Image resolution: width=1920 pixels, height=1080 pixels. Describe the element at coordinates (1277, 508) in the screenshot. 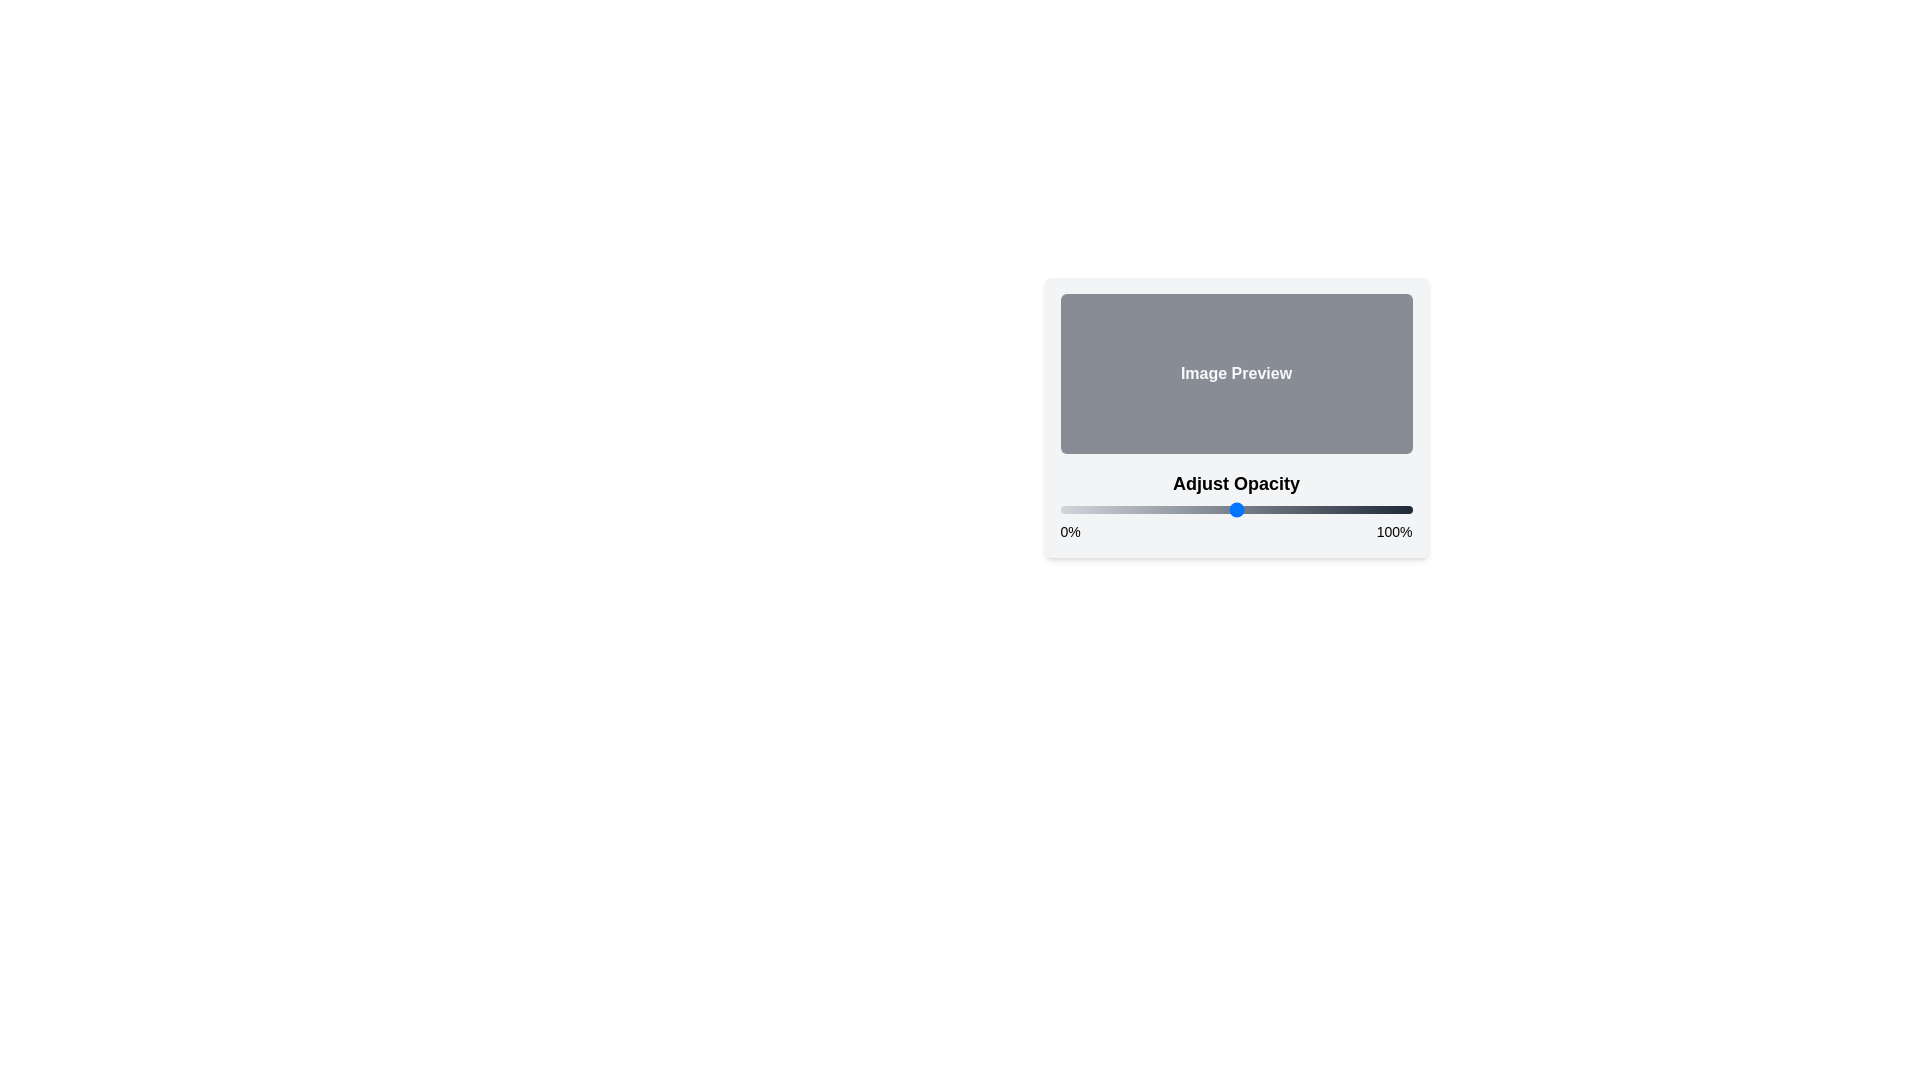

I see `the opacity` at that location.